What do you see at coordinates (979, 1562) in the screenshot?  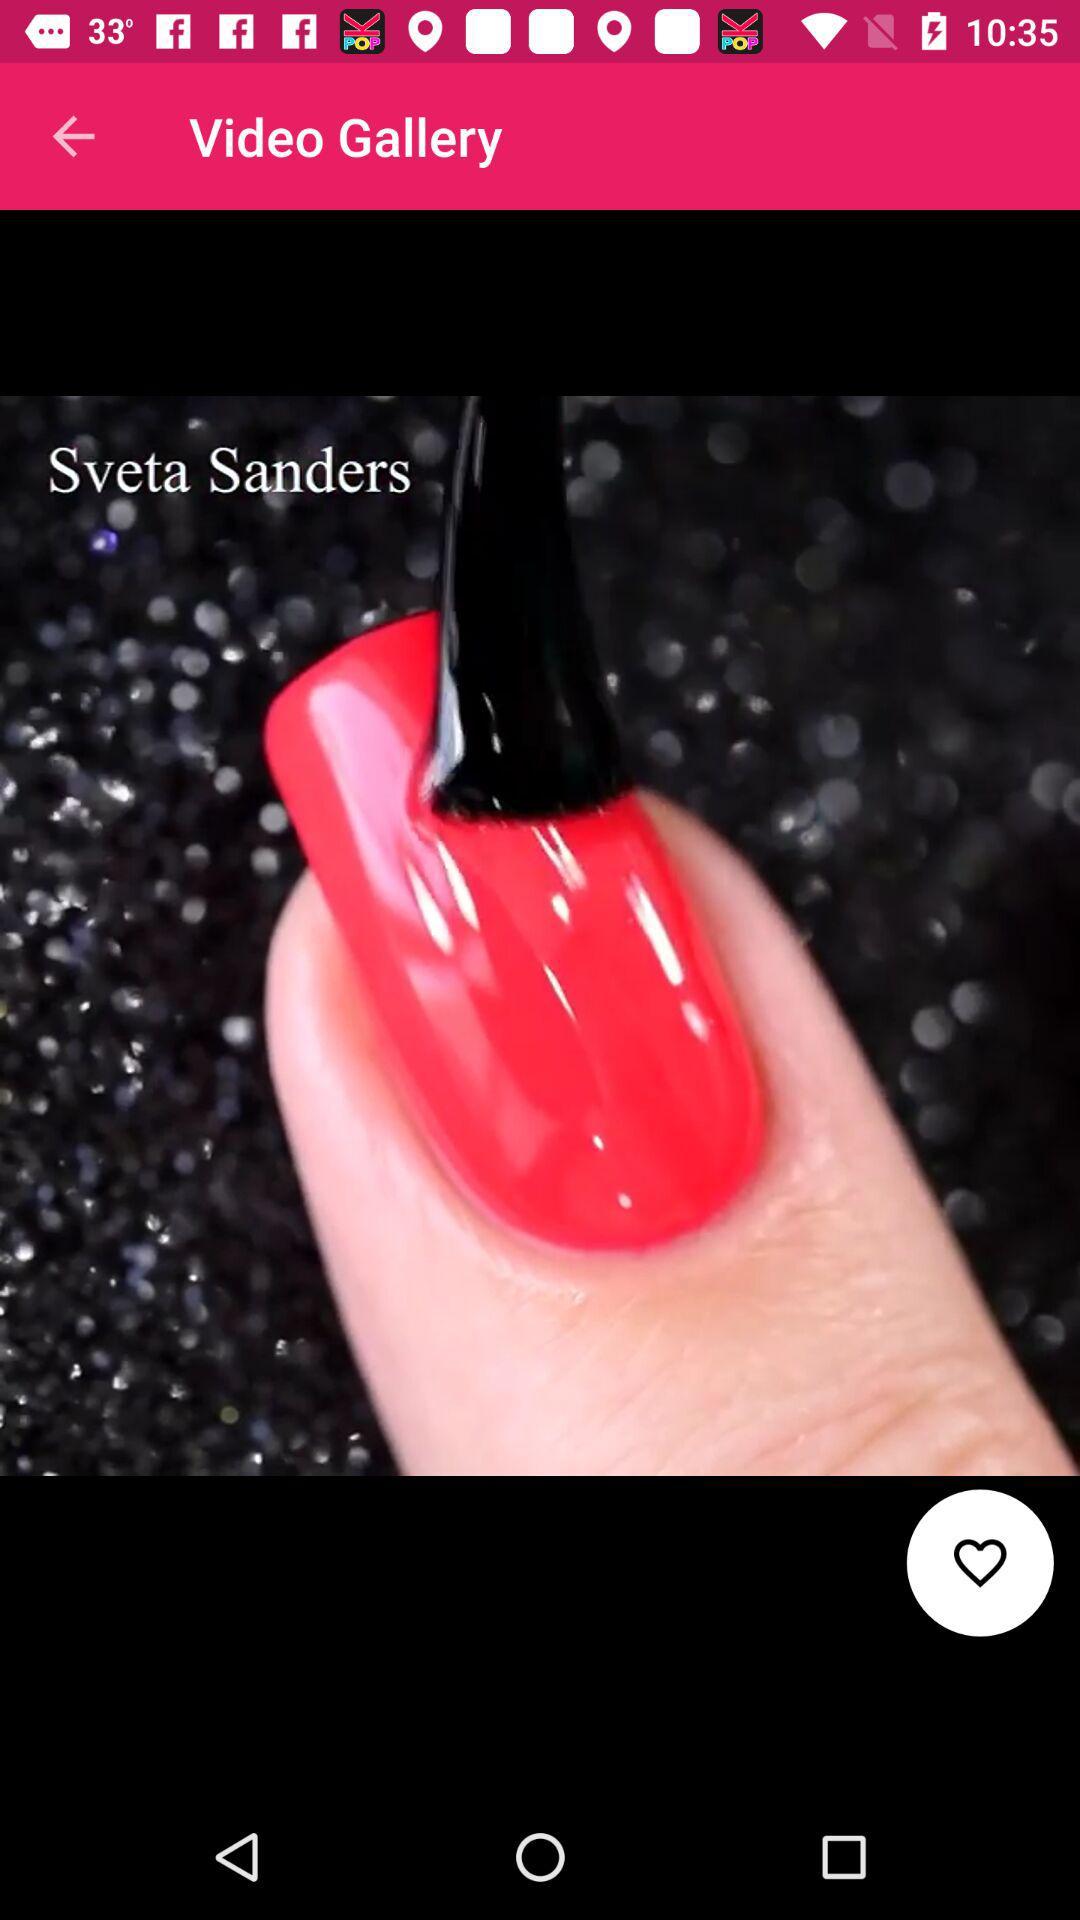 I see `the favorite icon` at bounding box center [979, 1562].